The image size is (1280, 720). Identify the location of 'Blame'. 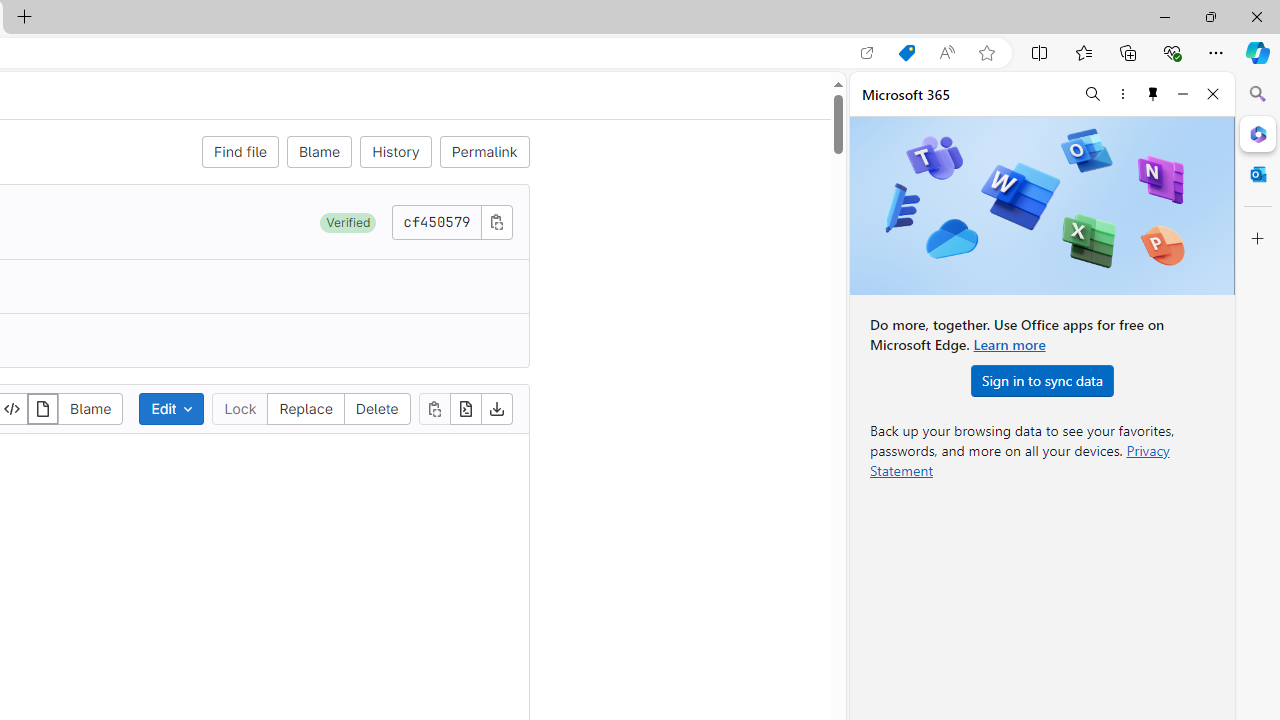
(318, 150).